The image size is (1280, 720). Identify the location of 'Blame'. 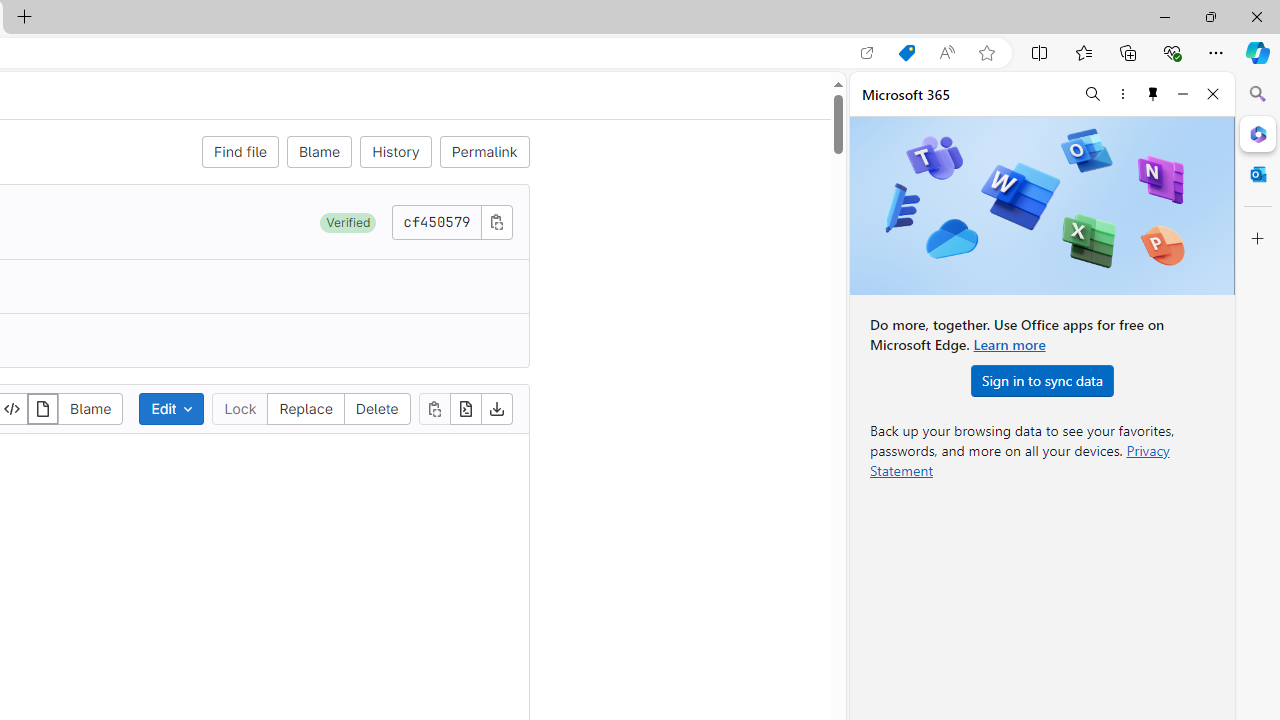
(318, 150).